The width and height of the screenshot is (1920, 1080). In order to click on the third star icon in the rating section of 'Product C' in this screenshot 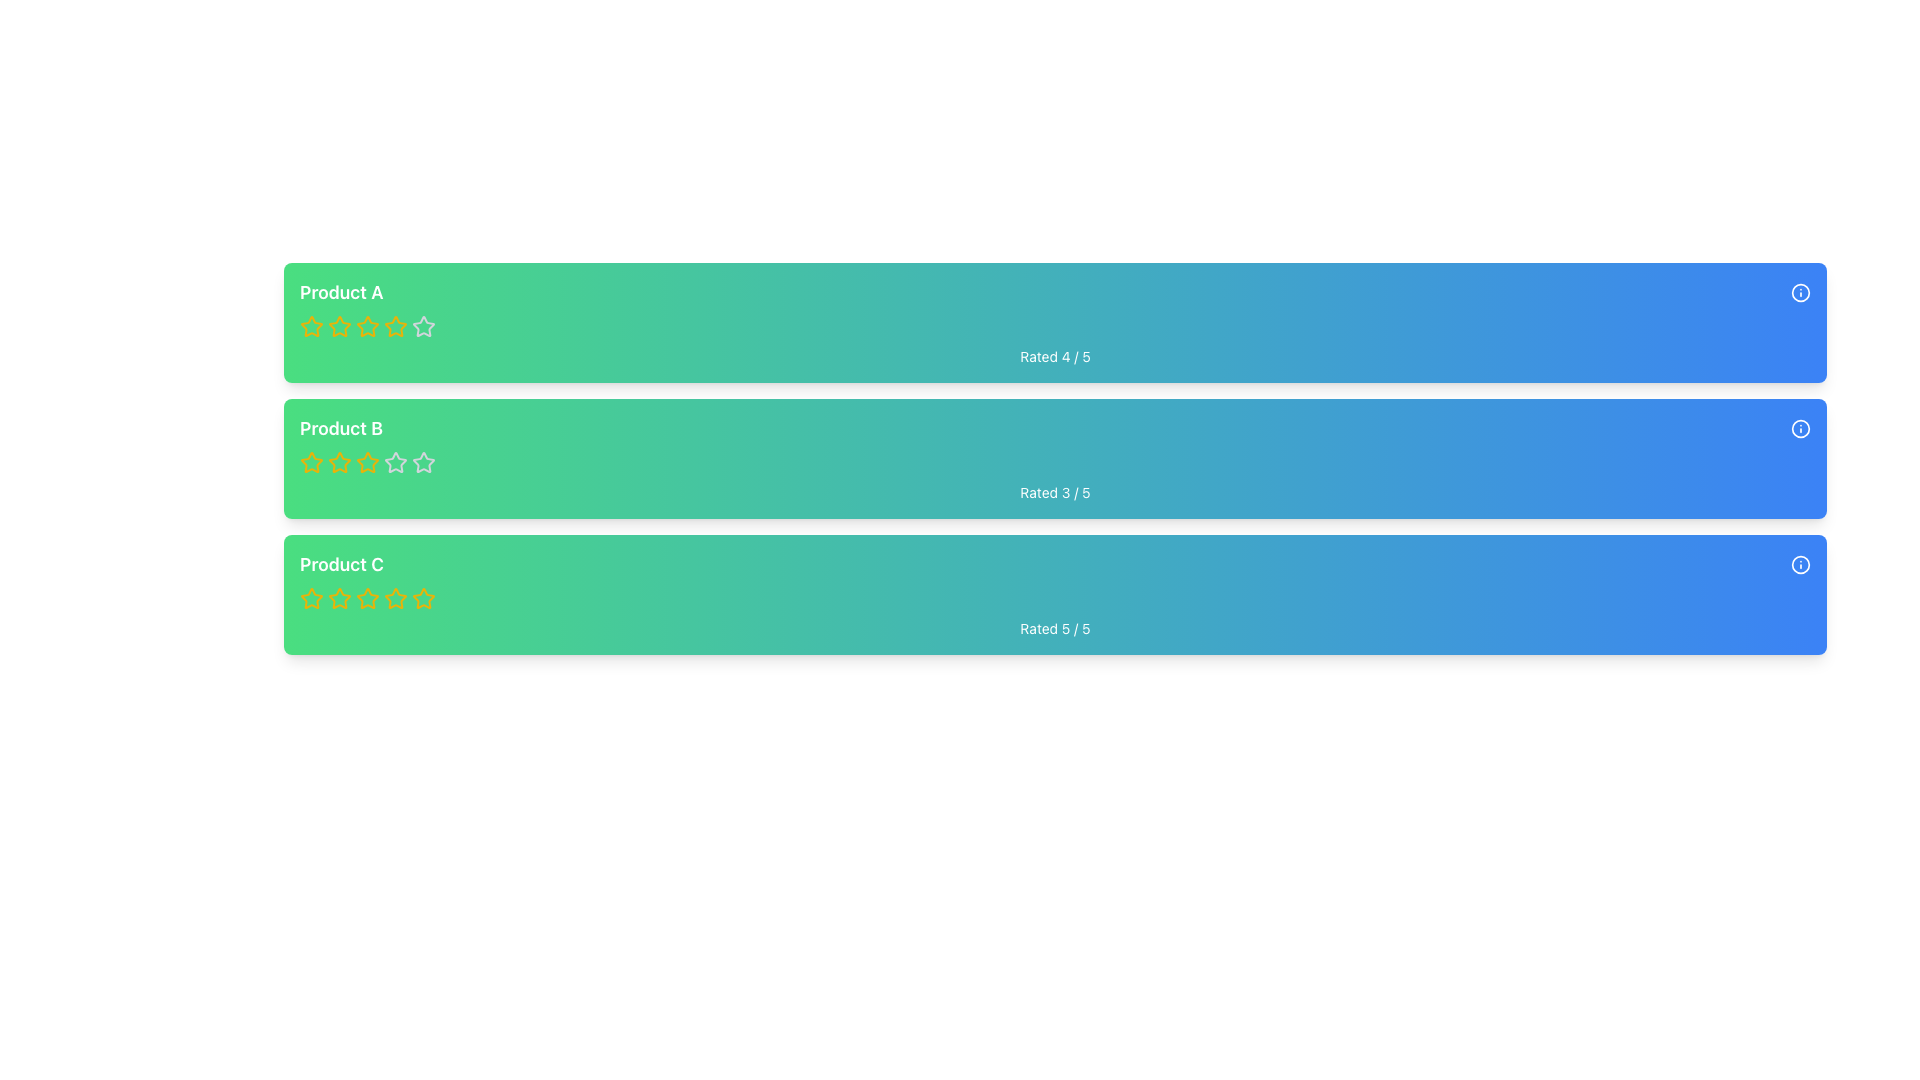, I will do `click(368, 597)`.